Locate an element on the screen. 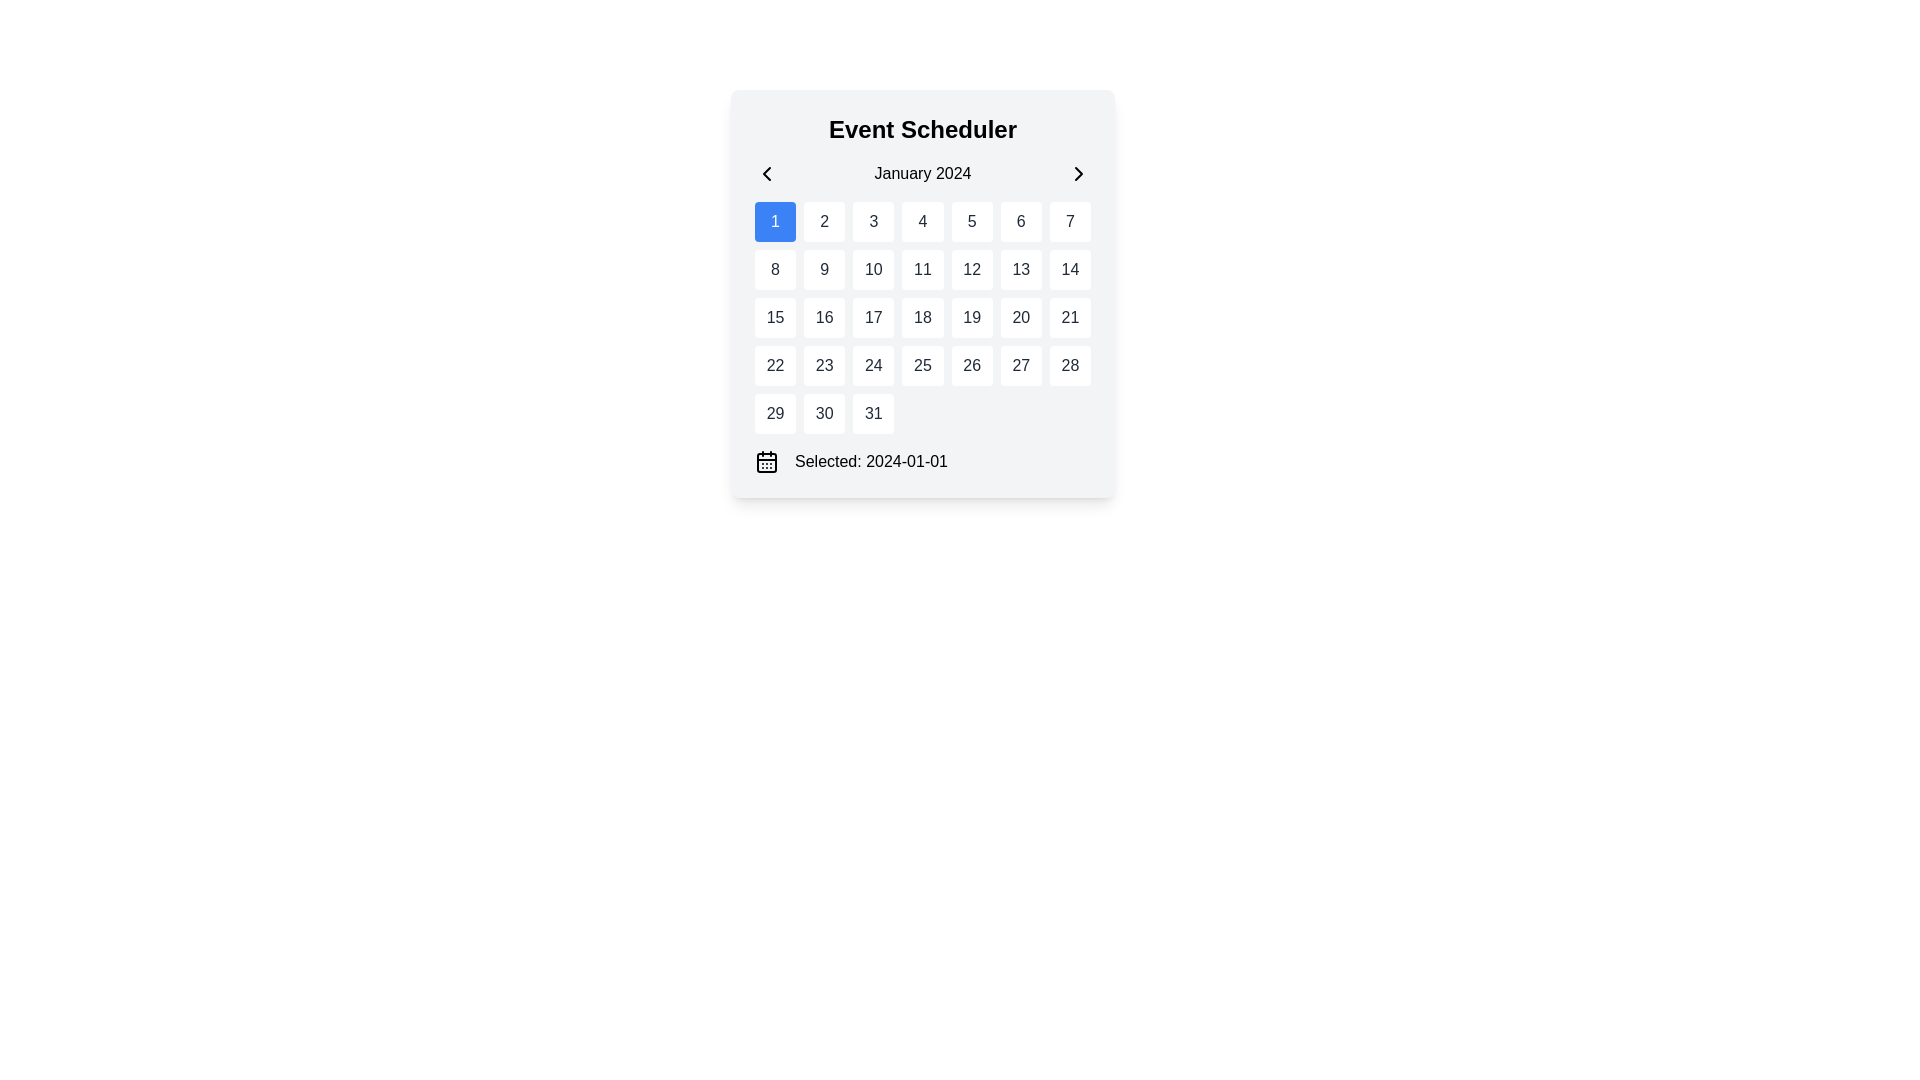 The height and width of the screenshot is (1080, 1920). the chevron-right indicator icon, which is used for navigating to the next month in the calendar, located to the right of 'January 2024' is located at coordinates (1078, 172).